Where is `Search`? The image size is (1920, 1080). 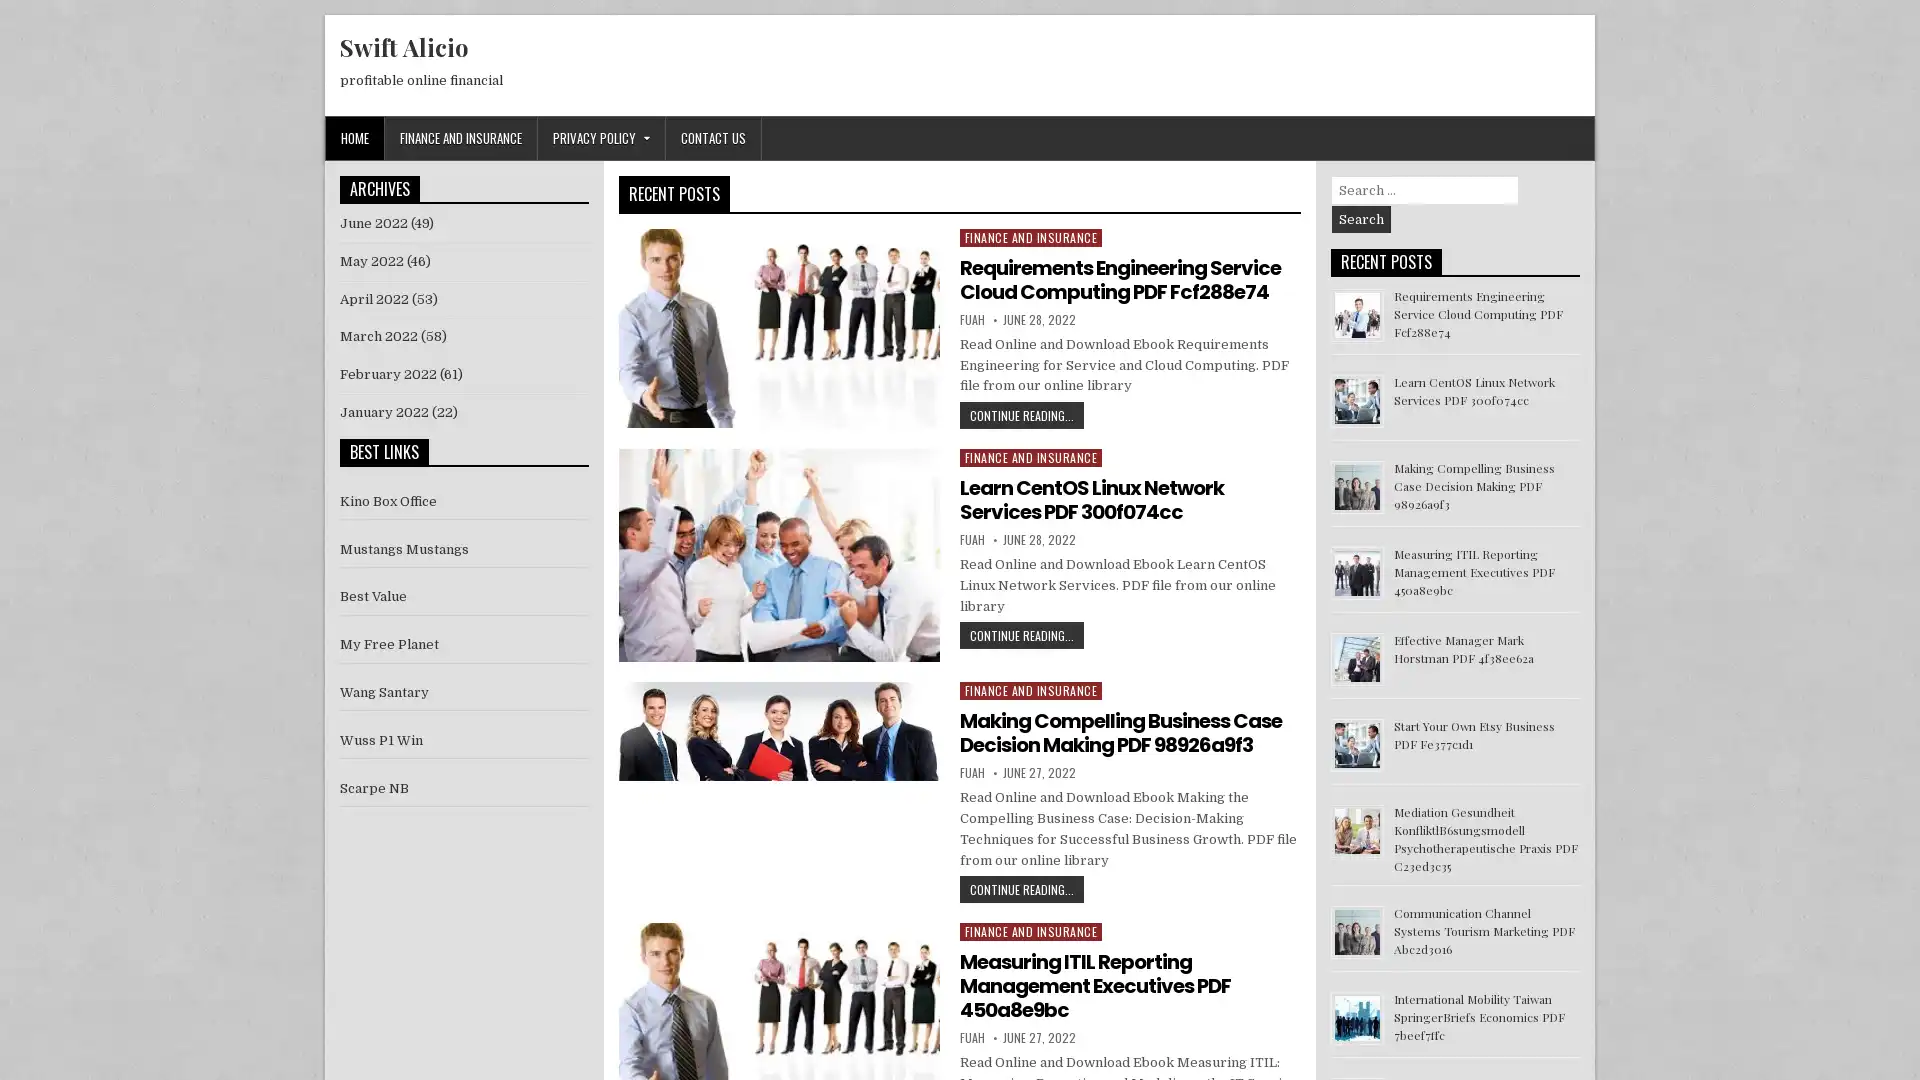
Search is located at coordinates (1360, 219).